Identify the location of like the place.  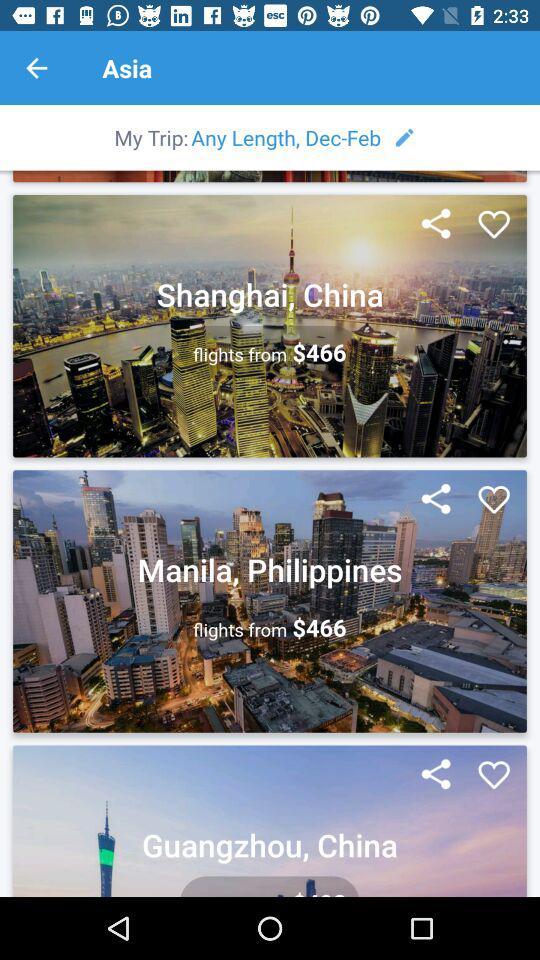
(493, 225).